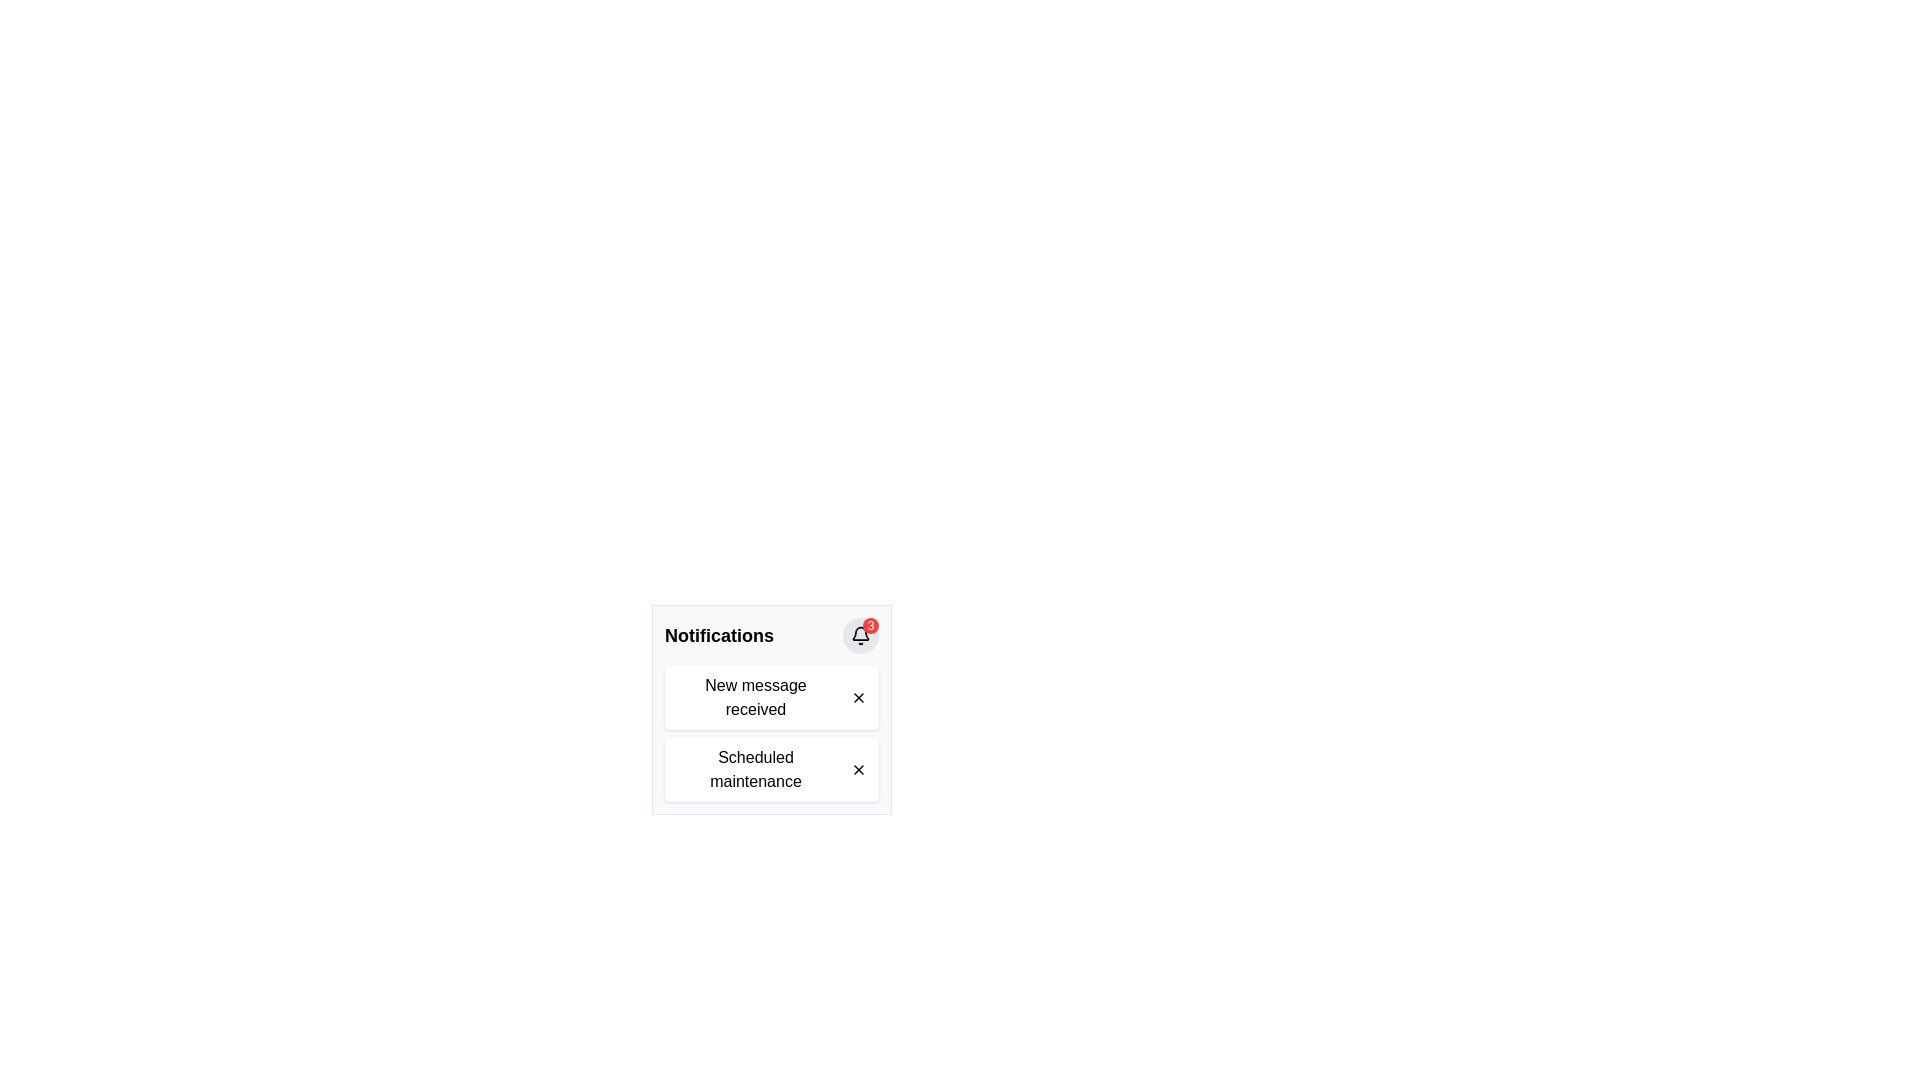 Image resolution: width=1920 pixels, height=1080 pixels. Describe the element at coordinates (870, 624) in the screenshot. I see `the red circular notification badge displaying the numeral '3' located at the top-right corner of the bell icon button` at that location.